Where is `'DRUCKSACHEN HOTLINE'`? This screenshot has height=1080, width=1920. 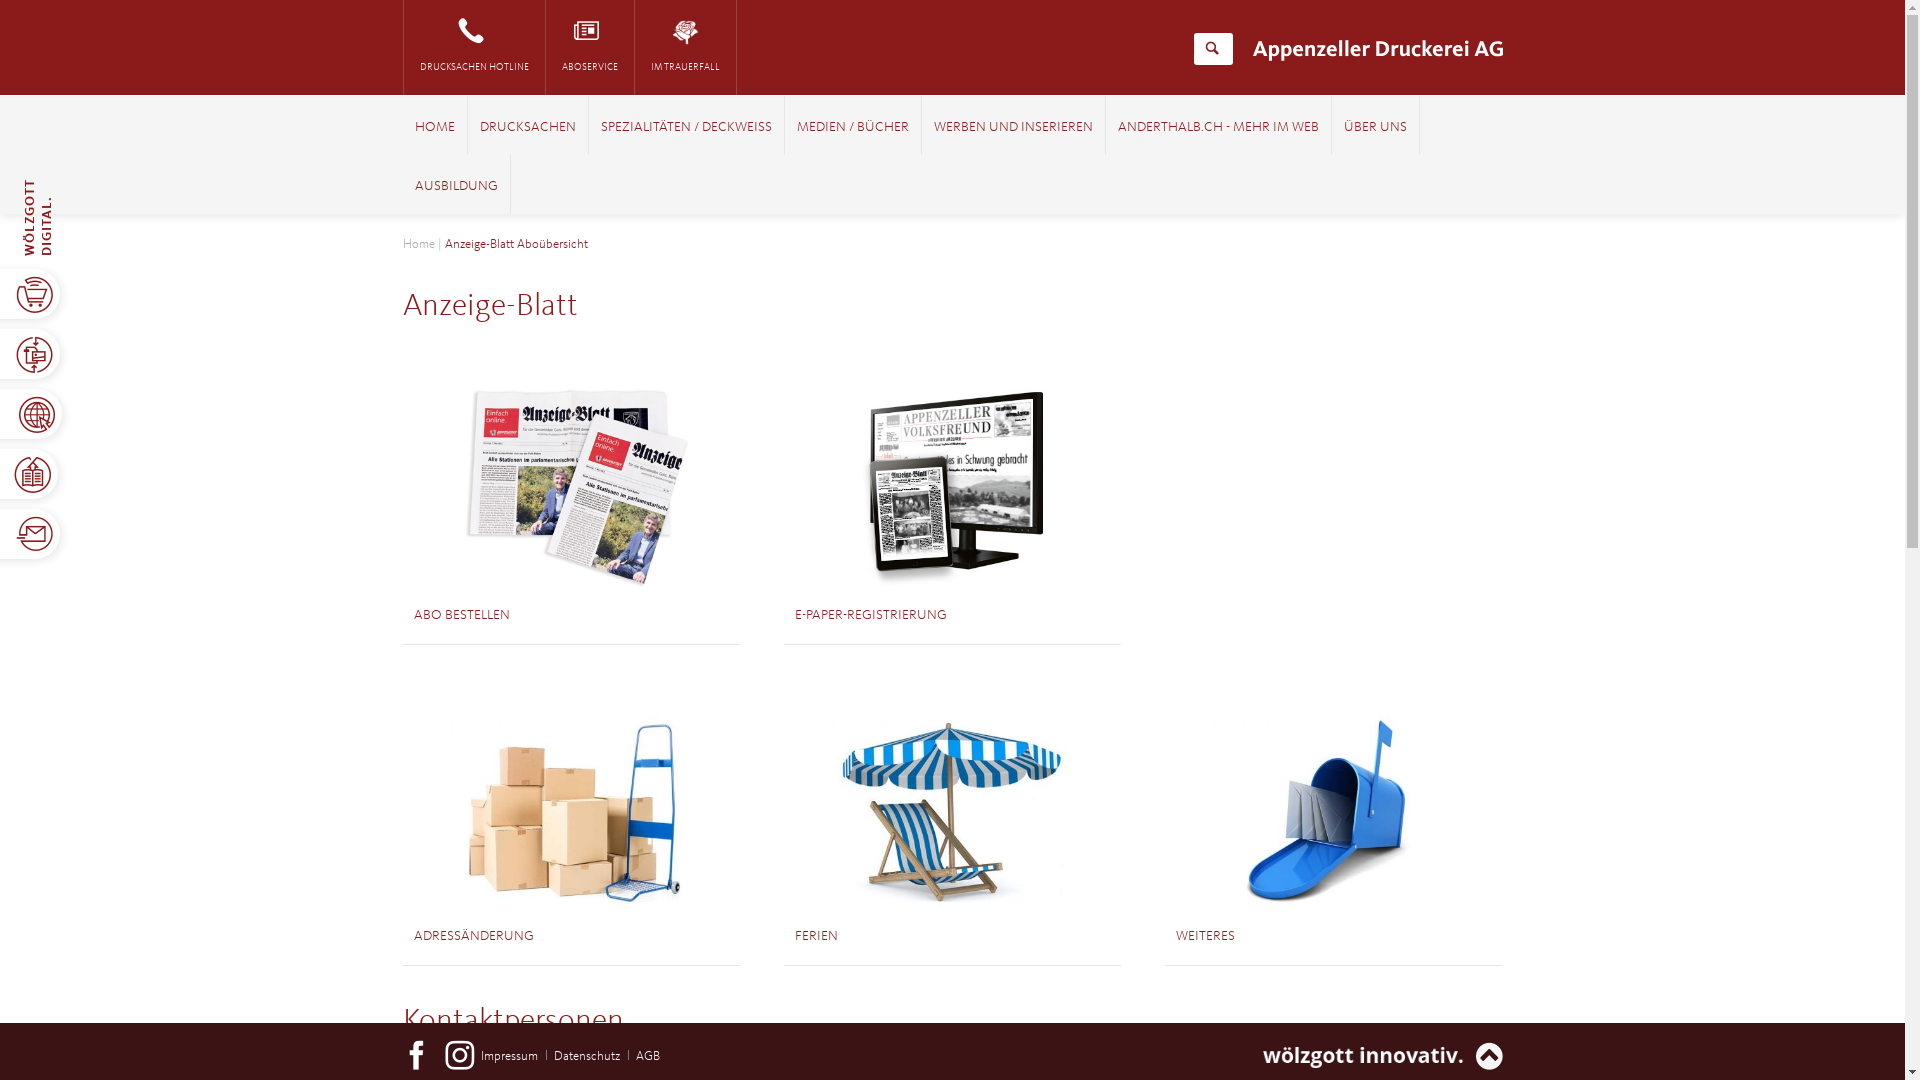
'DRUCKSACHEN HOTLINE' is located at coordinates (473, 46).